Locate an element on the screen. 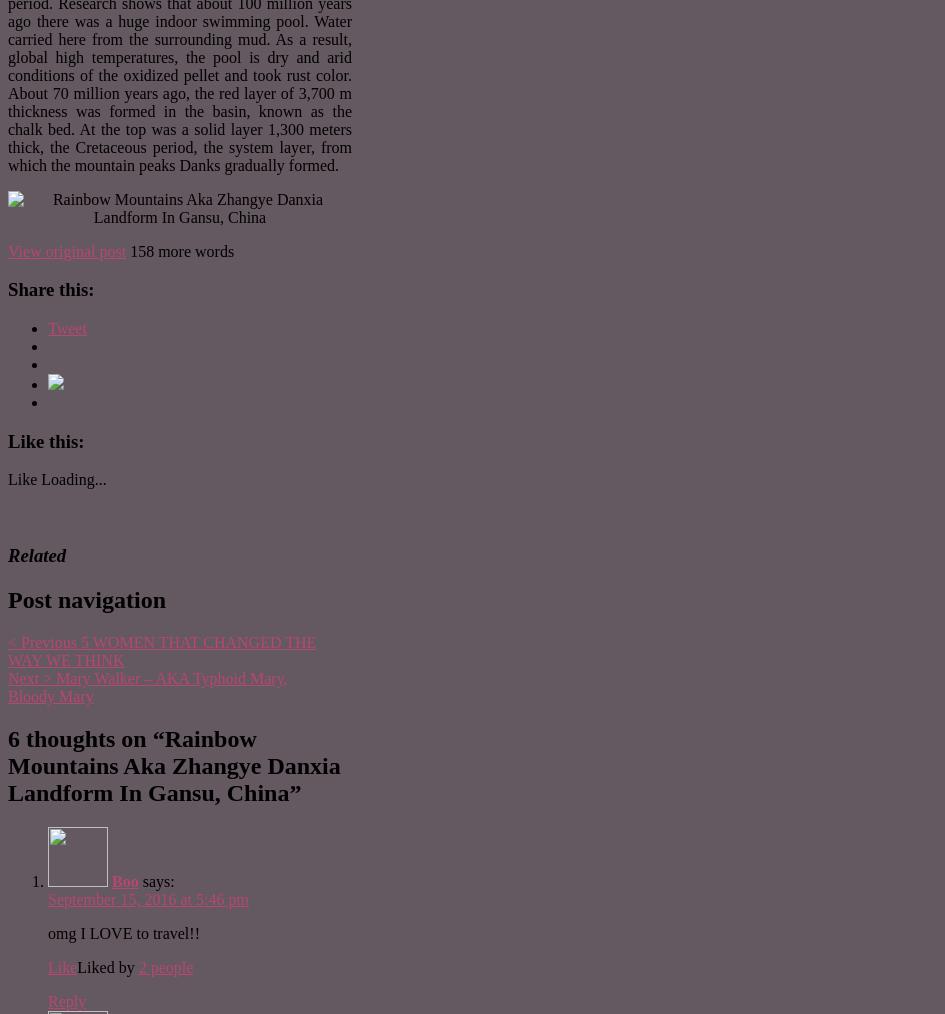 Image resolution: width=945 pixels, height=1014 pixels. 'Tweet' is located at coordinates (48, 328).